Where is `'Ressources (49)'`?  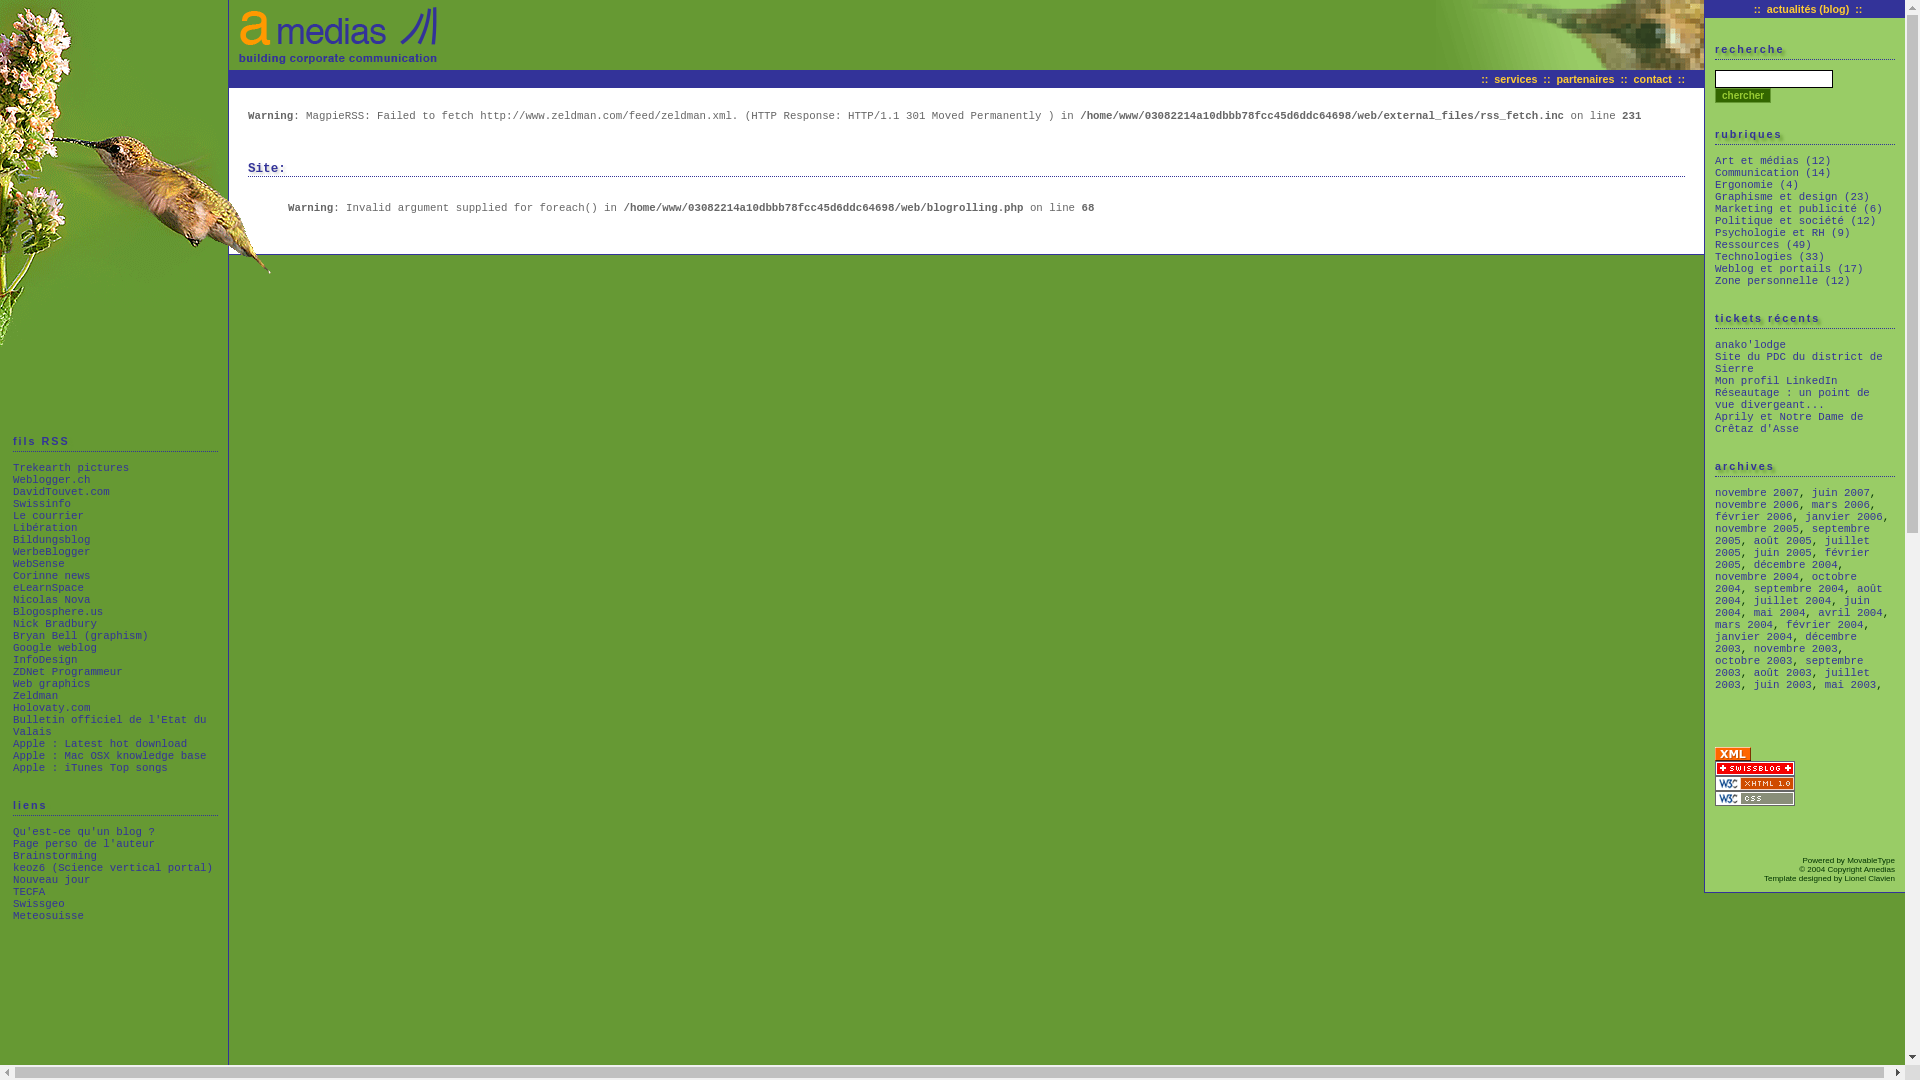 'Ressources (49)' is located at coordinates (1763, 244).